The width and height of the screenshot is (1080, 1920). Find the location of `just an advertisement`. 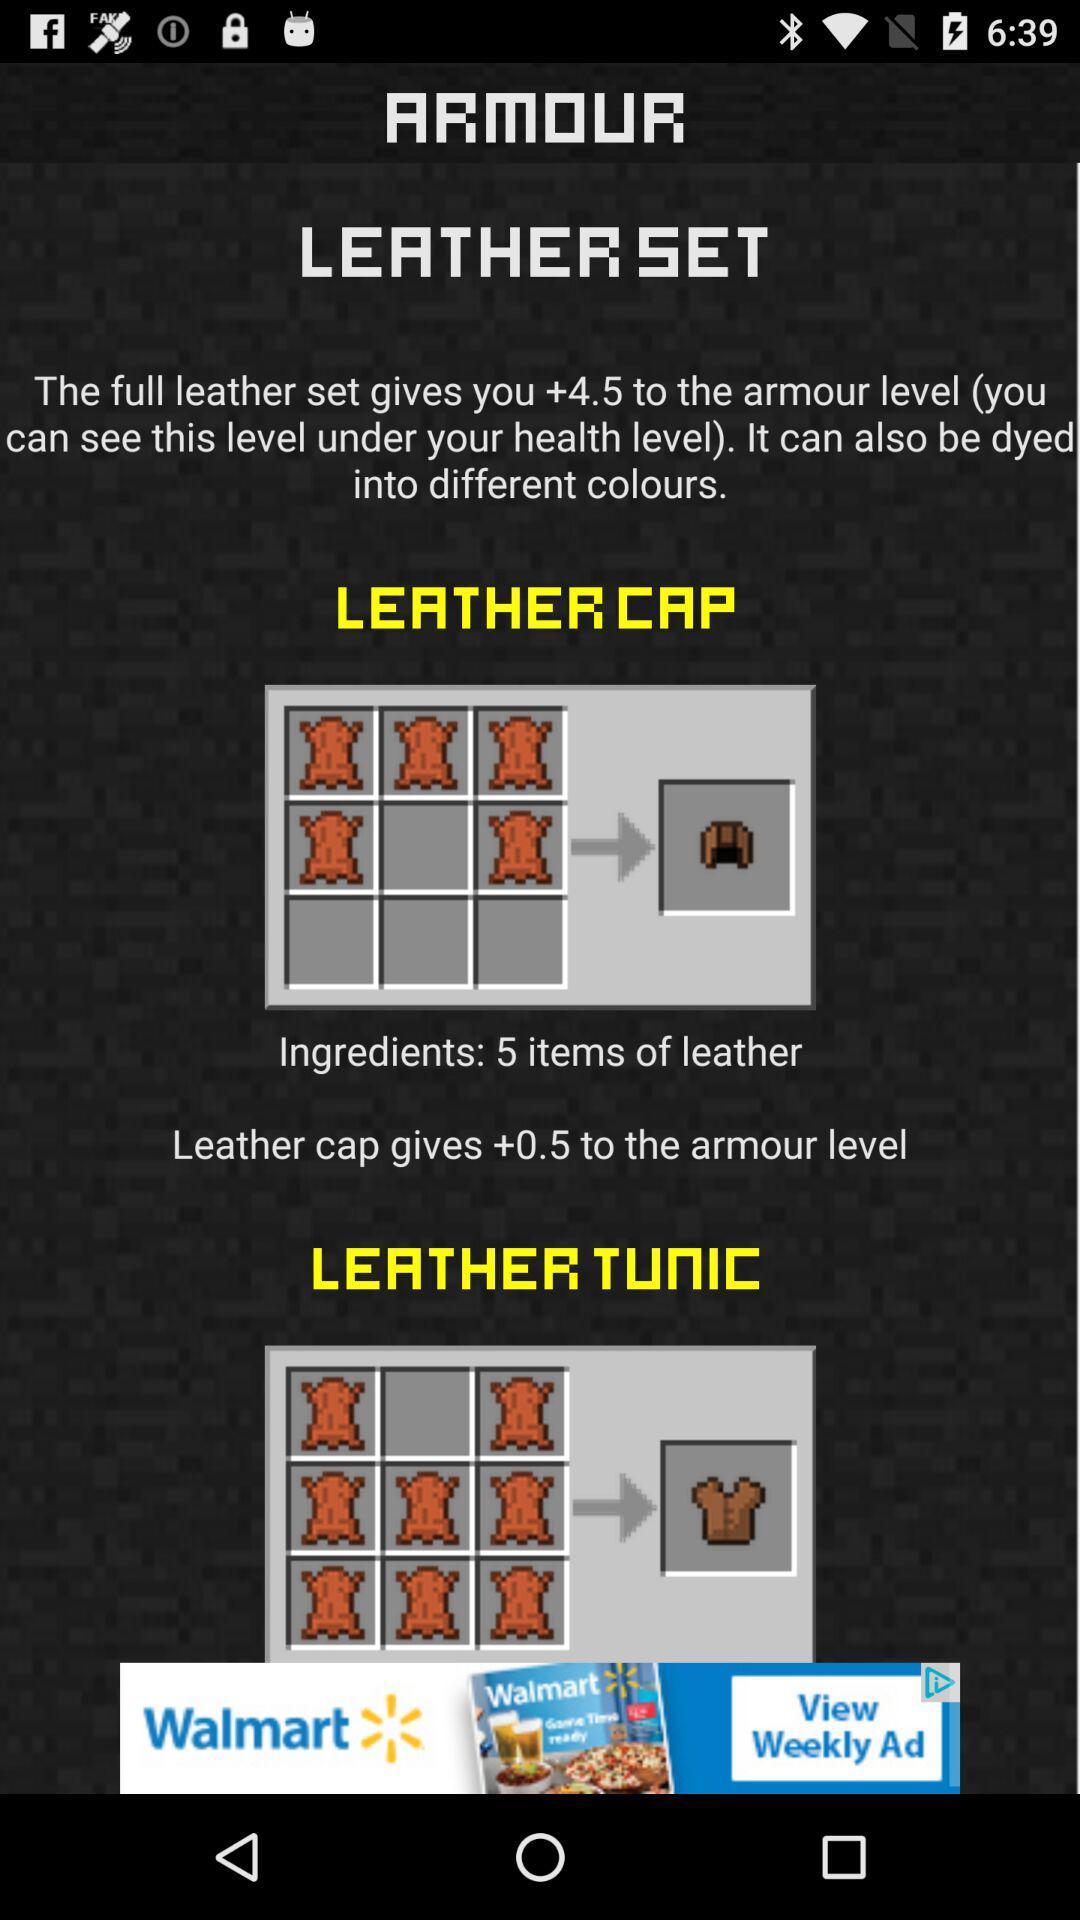

just an advertisement is located at coordinates (540, 1727).